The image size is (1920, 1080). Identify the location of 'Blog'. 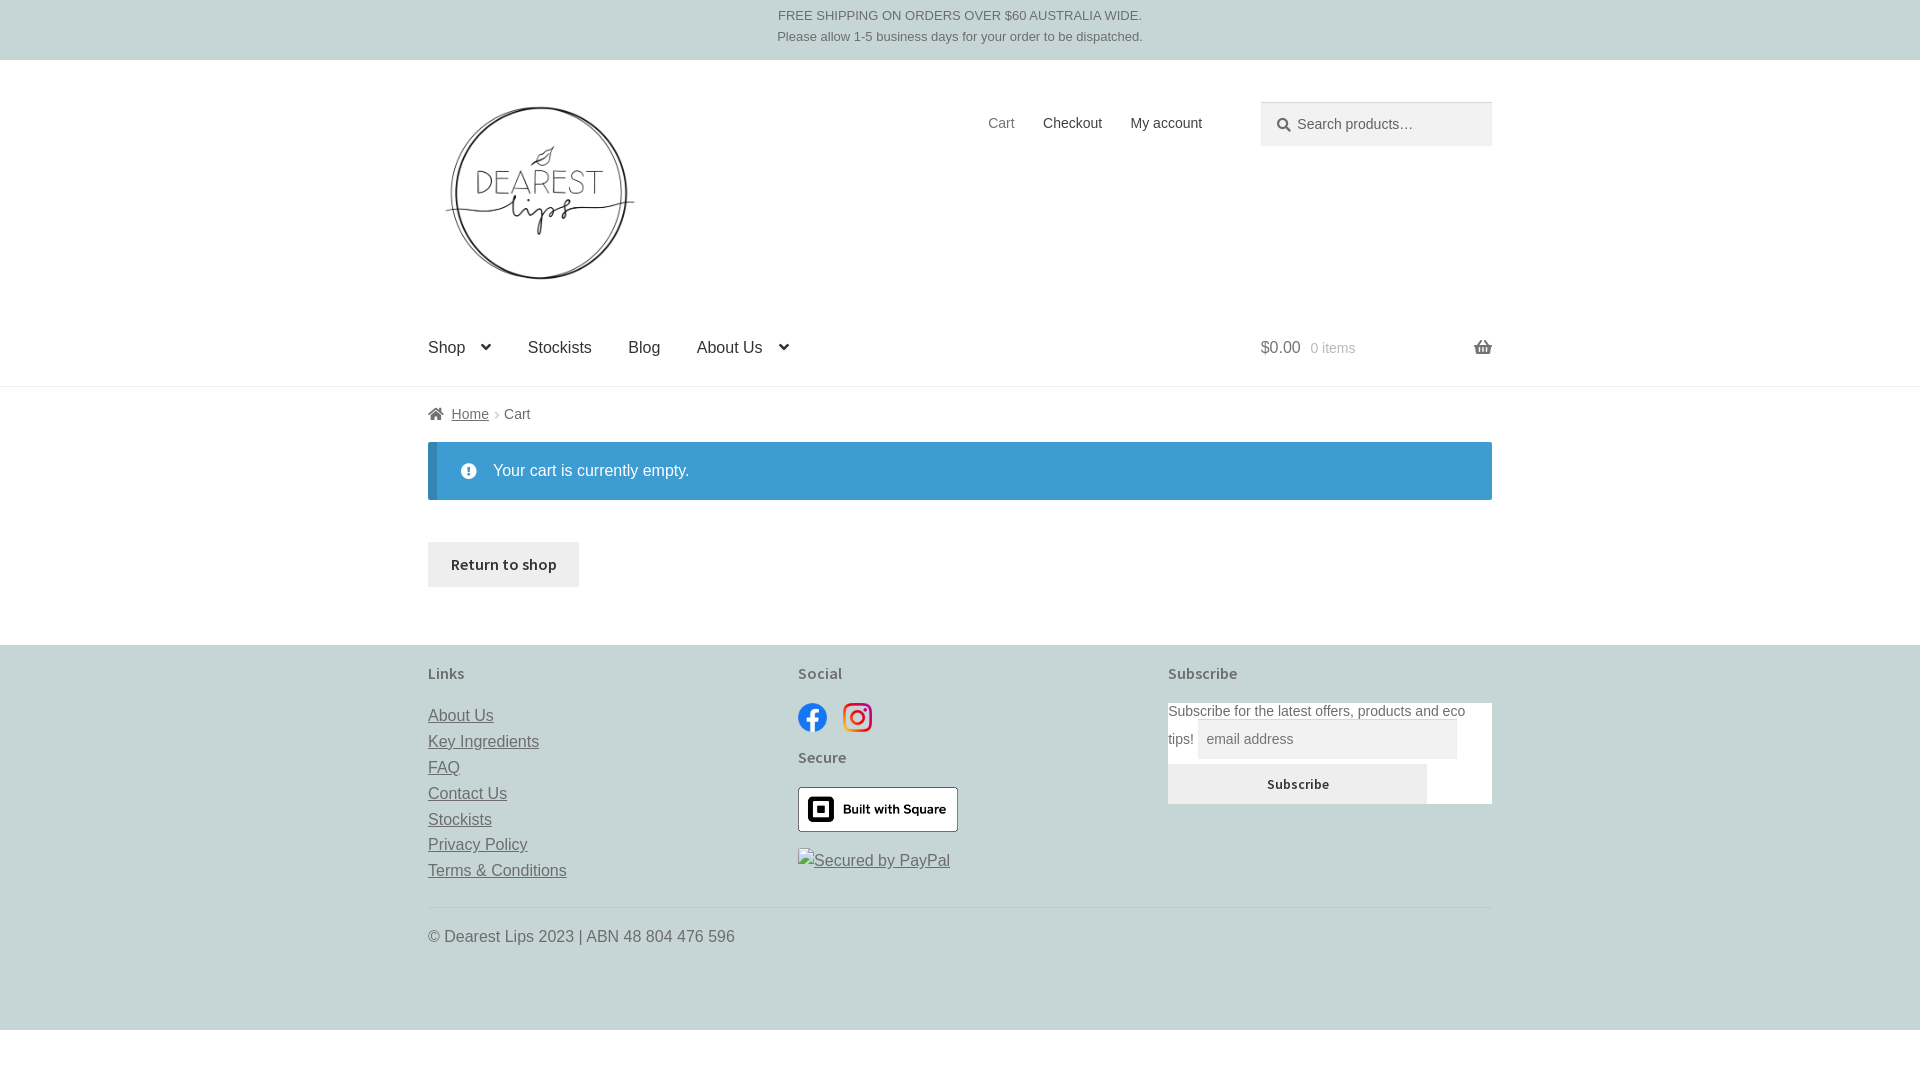
(643, 346).